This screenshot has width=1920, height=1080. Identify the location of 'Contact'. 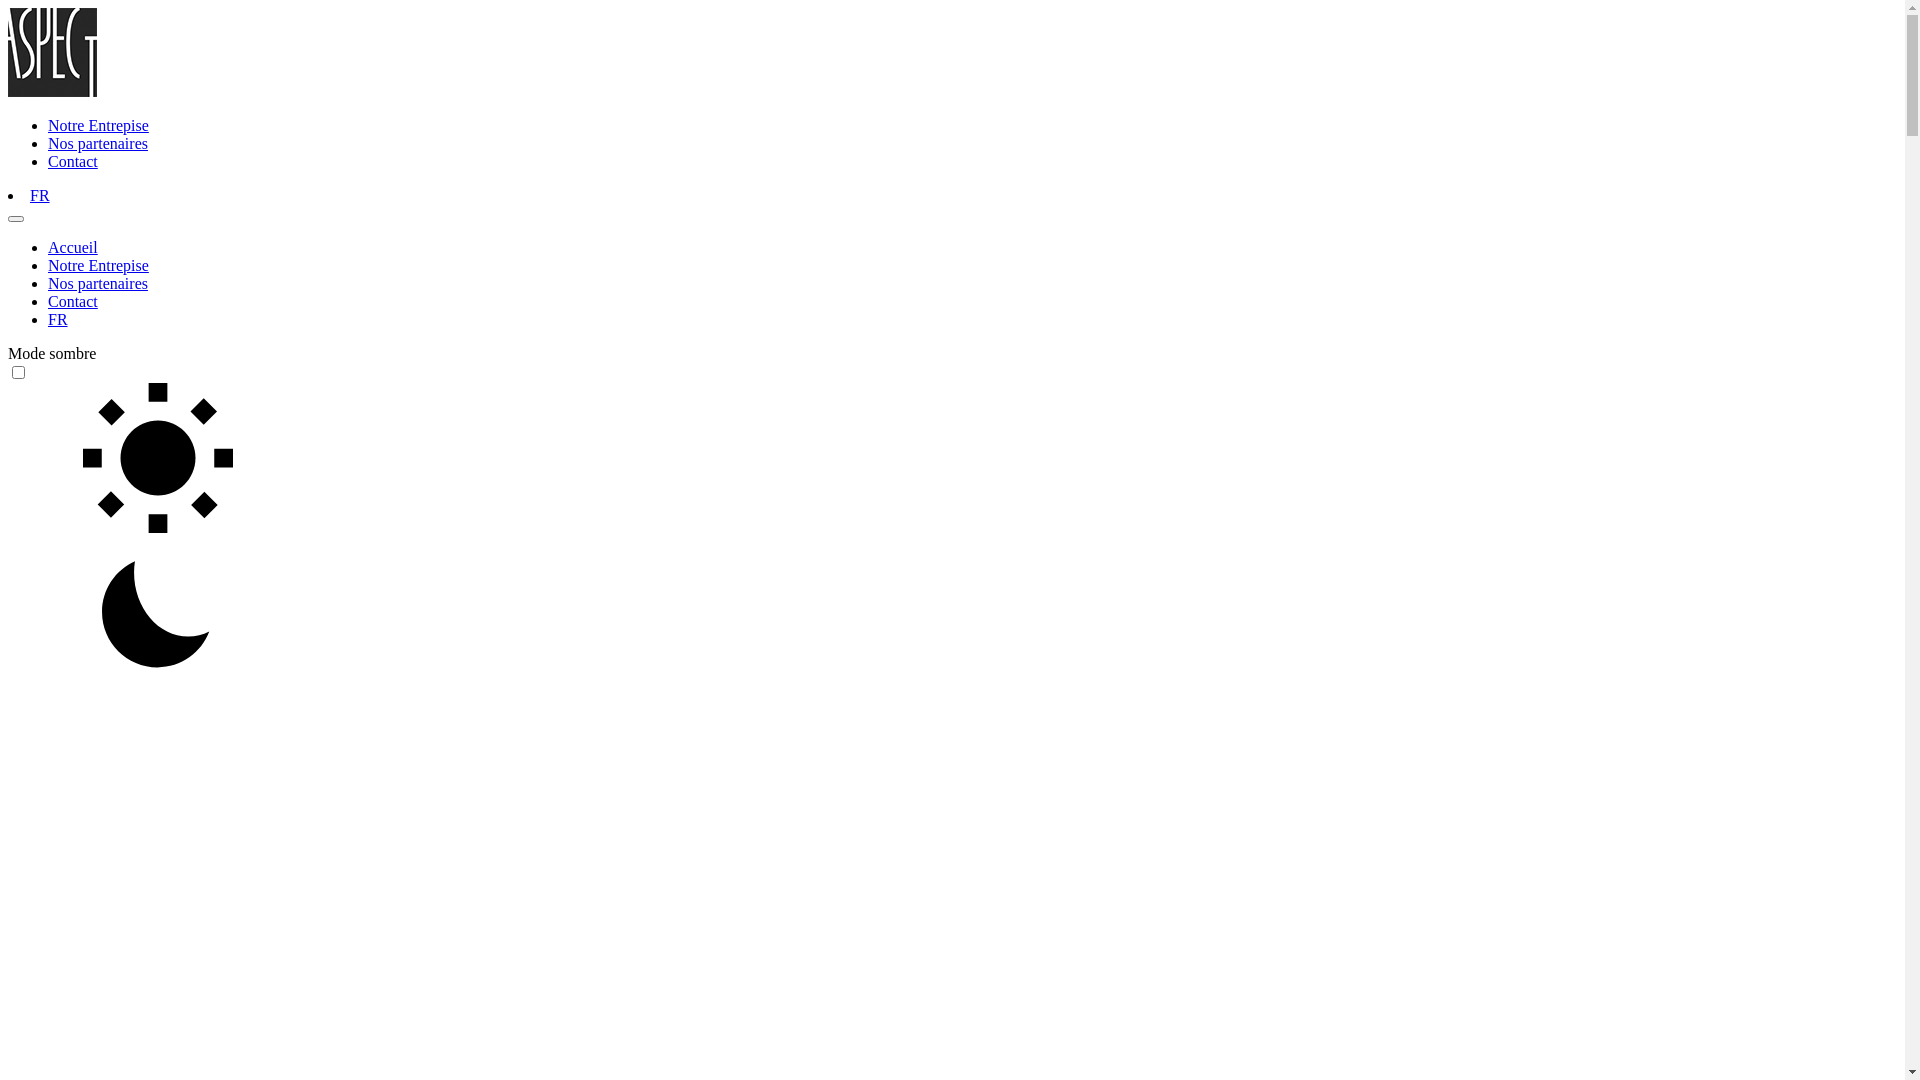
(48, 301).